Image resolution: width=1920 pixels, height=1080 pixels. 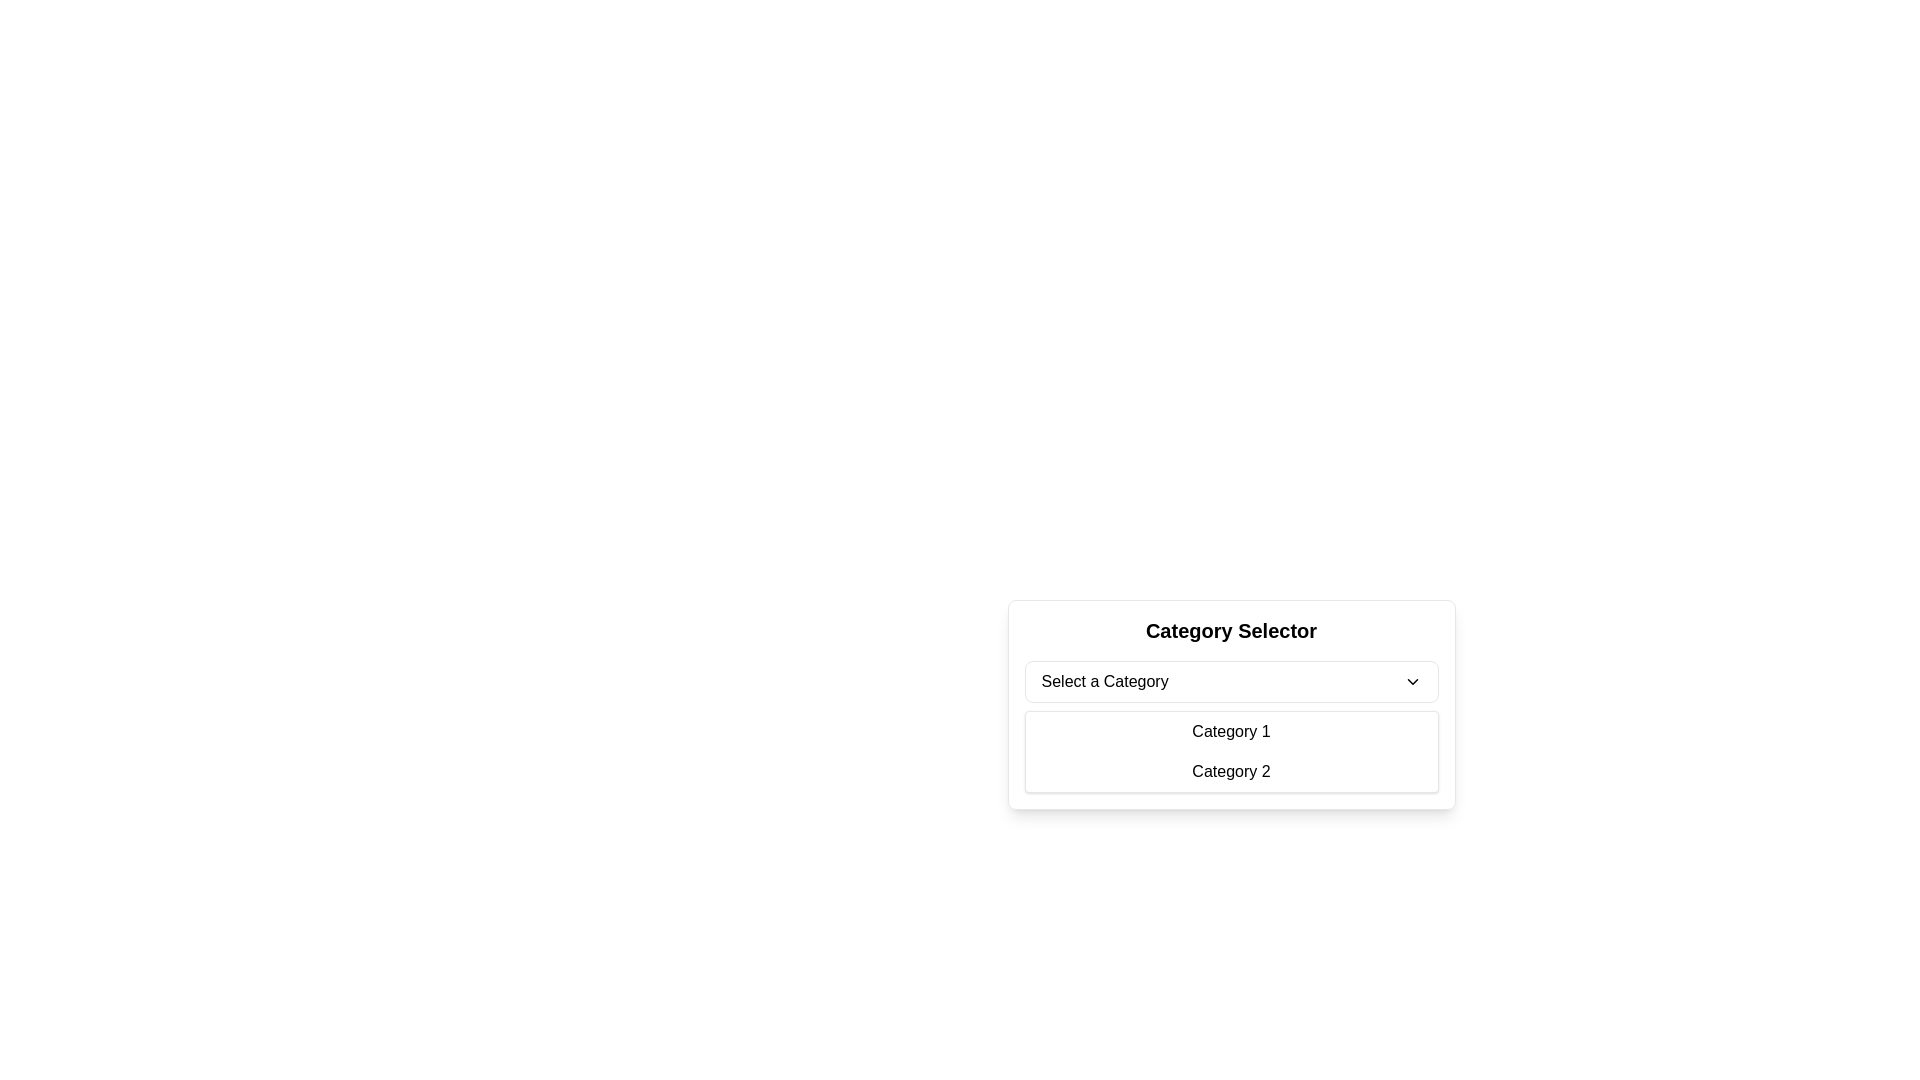 What do you see at coordinates (1230, 704) in the screenshot?
I see `the Dropdown menu located below the 'Category Selector' title` at bounding box center [1230, 704].